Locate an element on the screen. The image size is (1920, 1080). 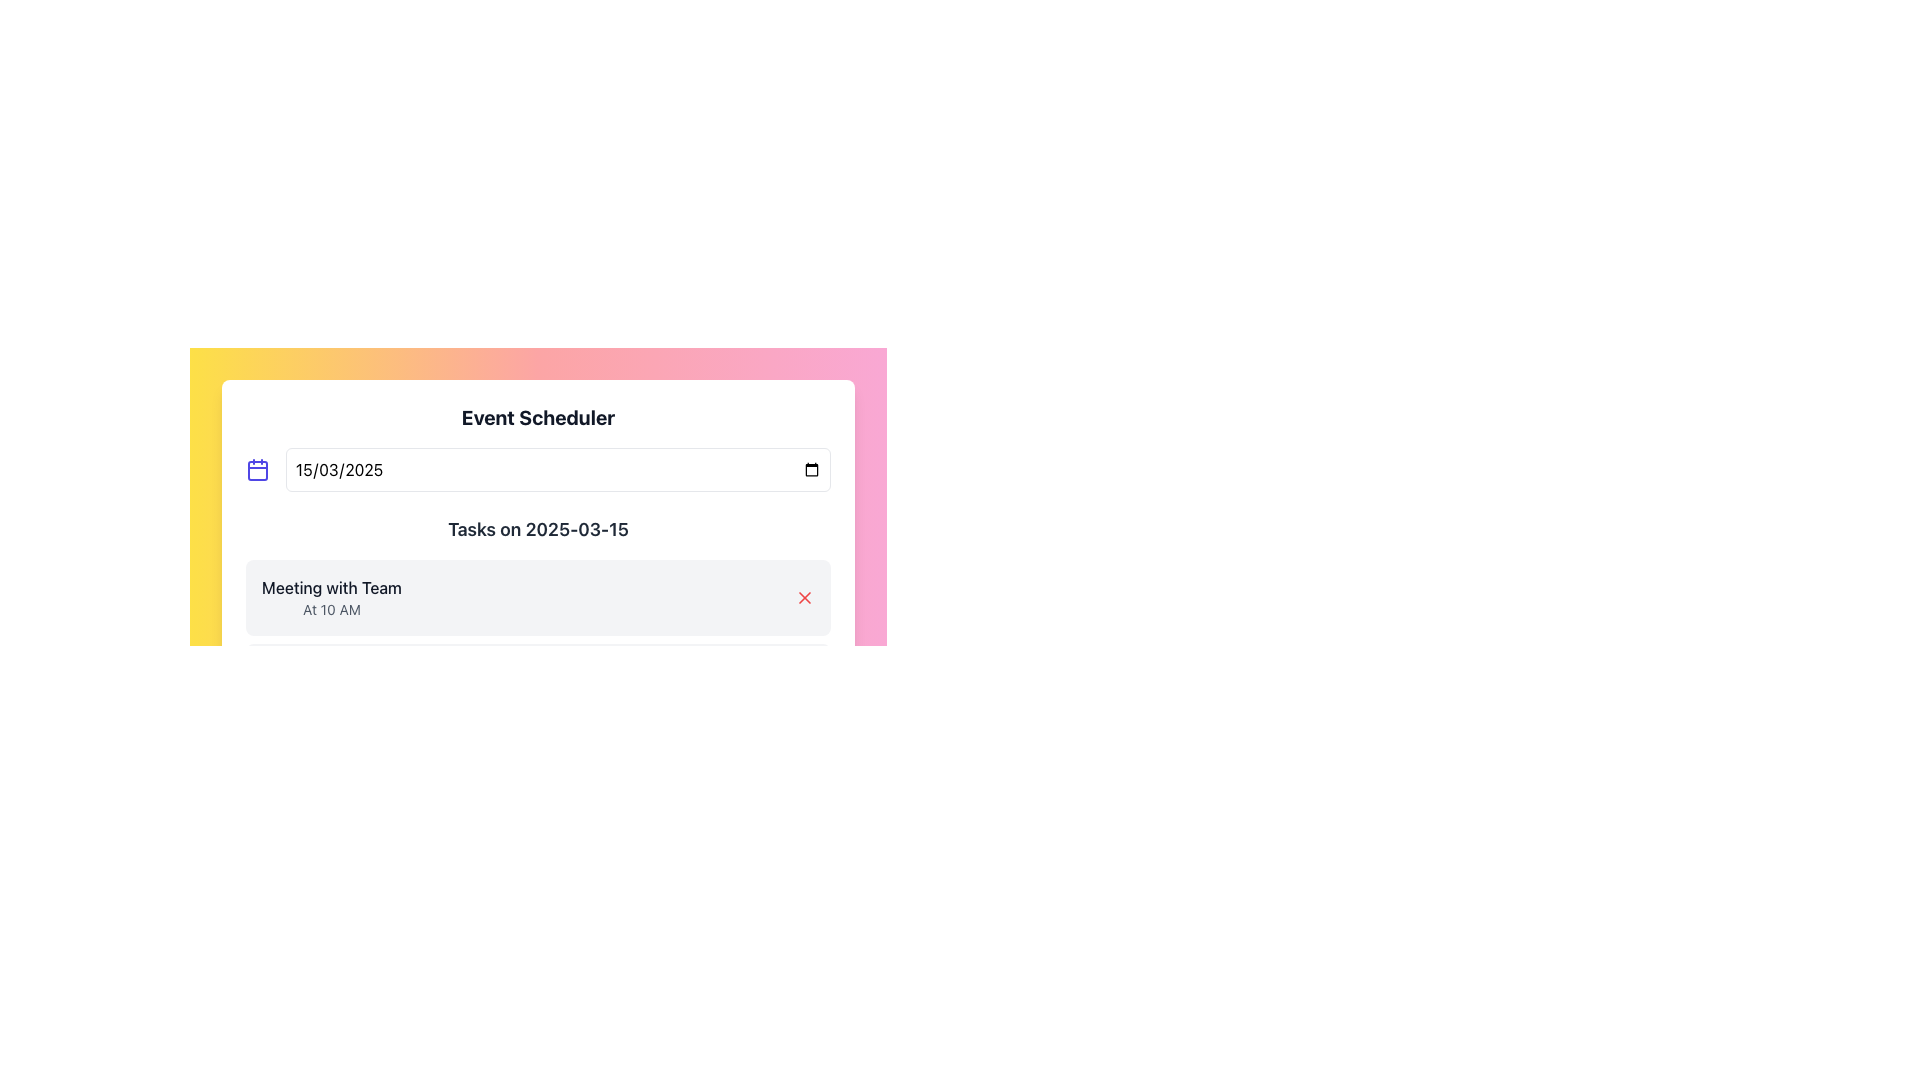
the task item panel titled 'Meeting with Team' is located at coordinates (538, 640).